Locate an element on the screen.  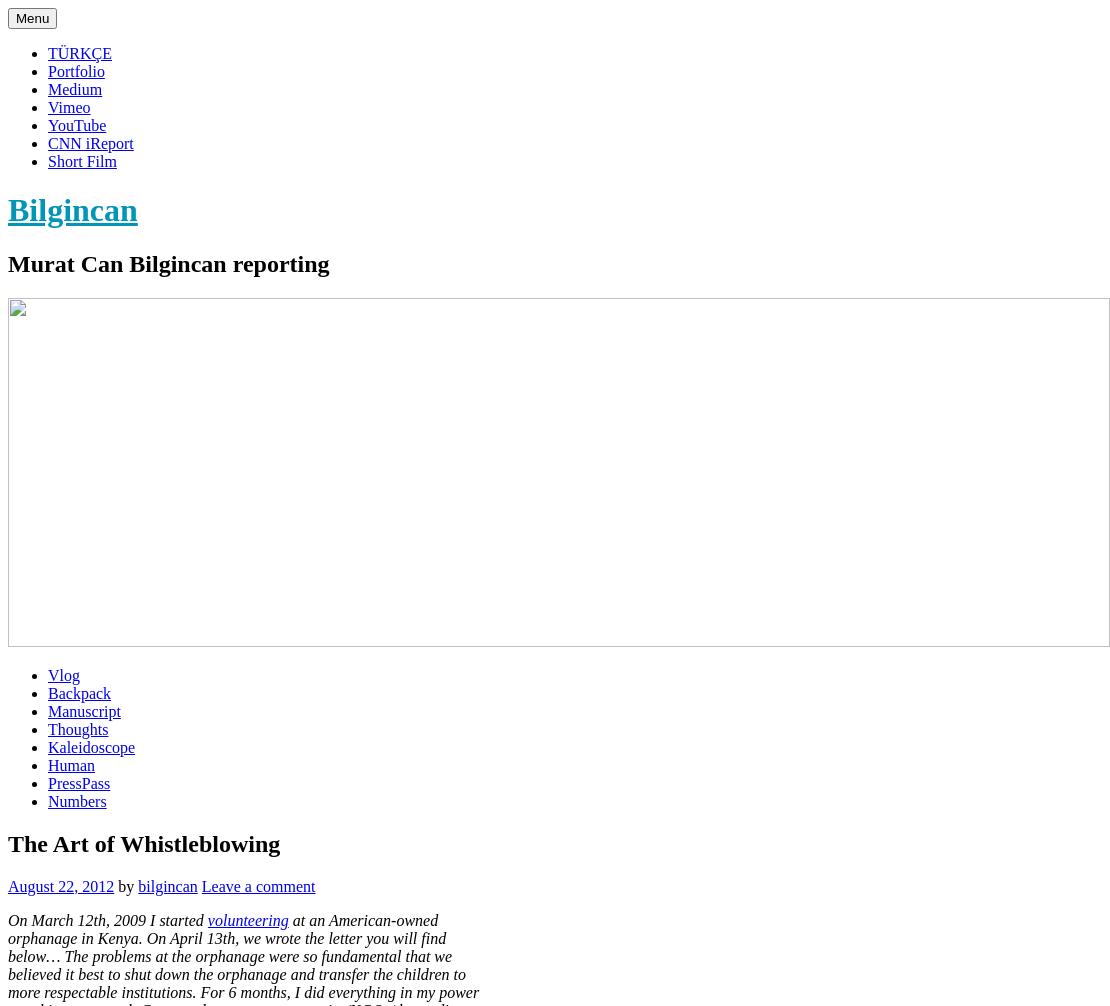
'PressPass' is located at coordinates (78, 781).